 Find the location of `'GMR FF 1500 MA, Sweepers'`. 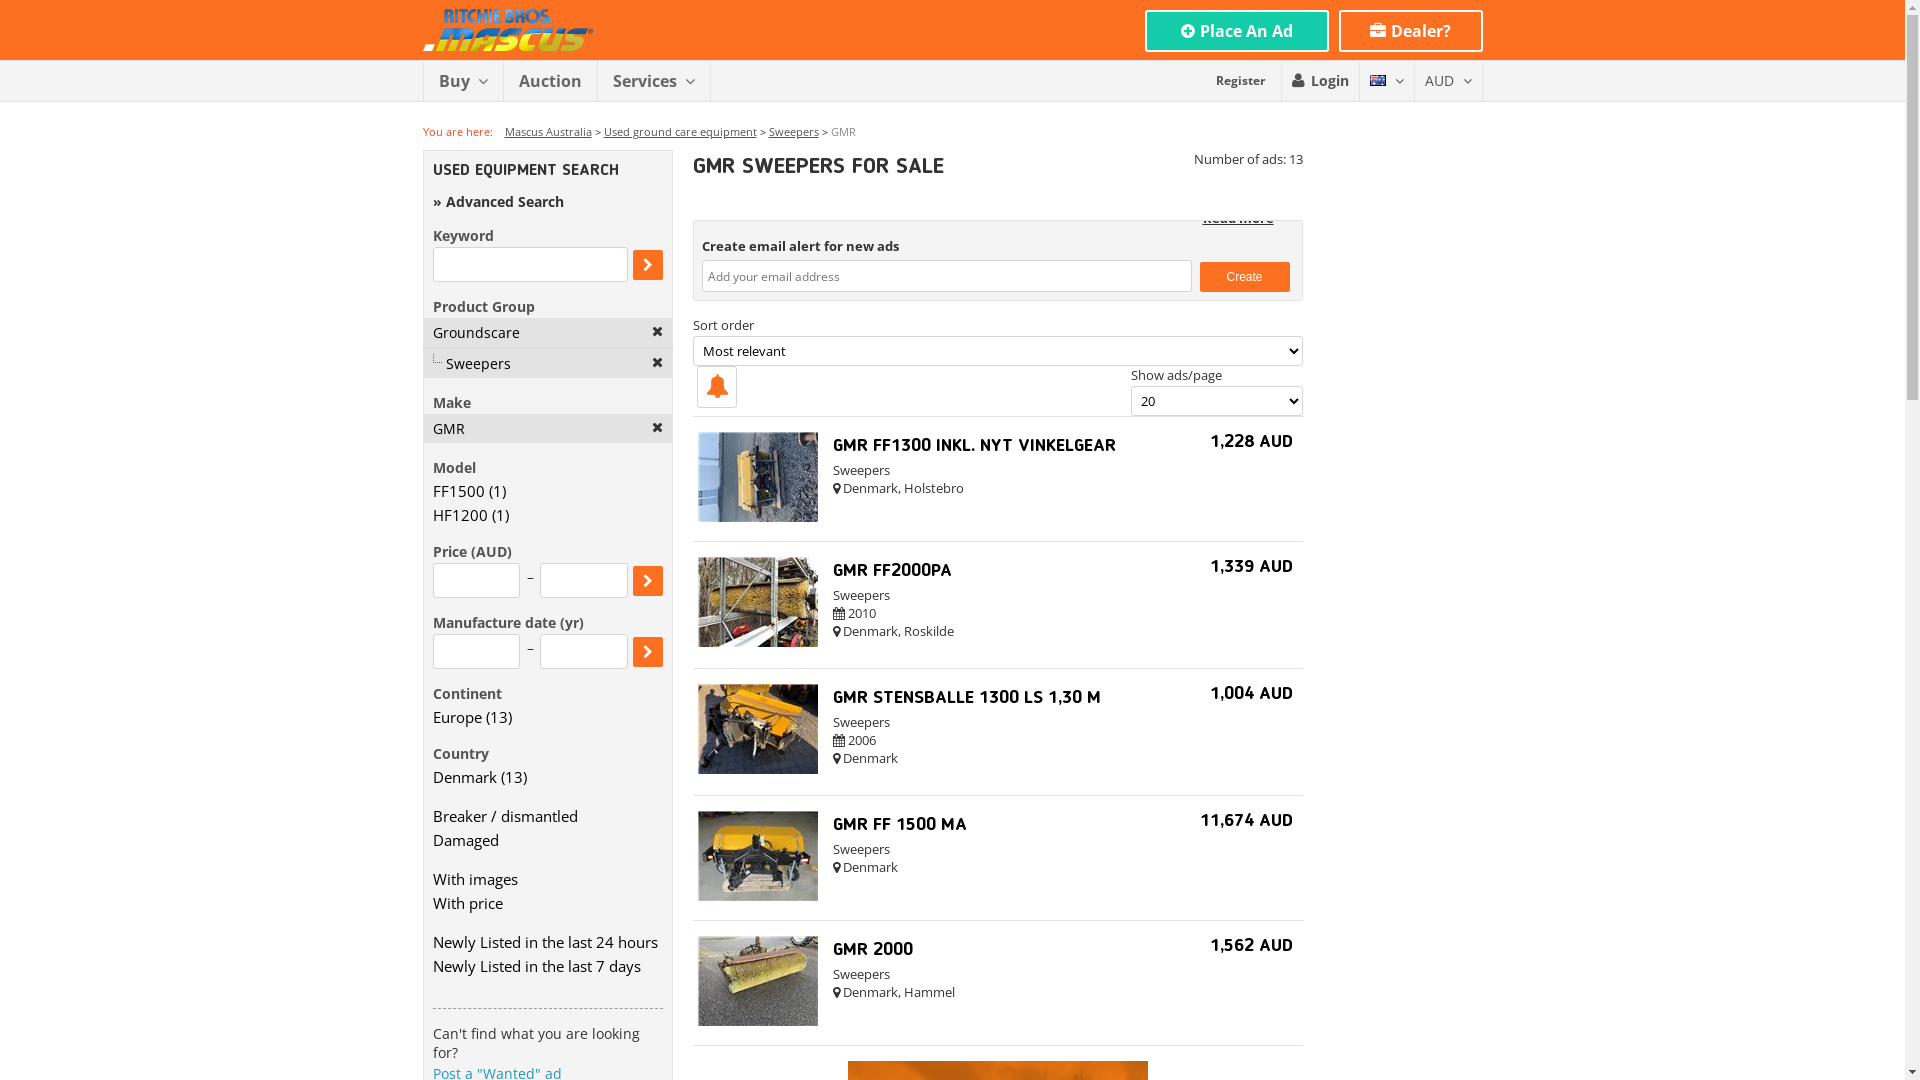

'GMR FF 1500 MA, Sweepers' is located at coordinates (757, 894).